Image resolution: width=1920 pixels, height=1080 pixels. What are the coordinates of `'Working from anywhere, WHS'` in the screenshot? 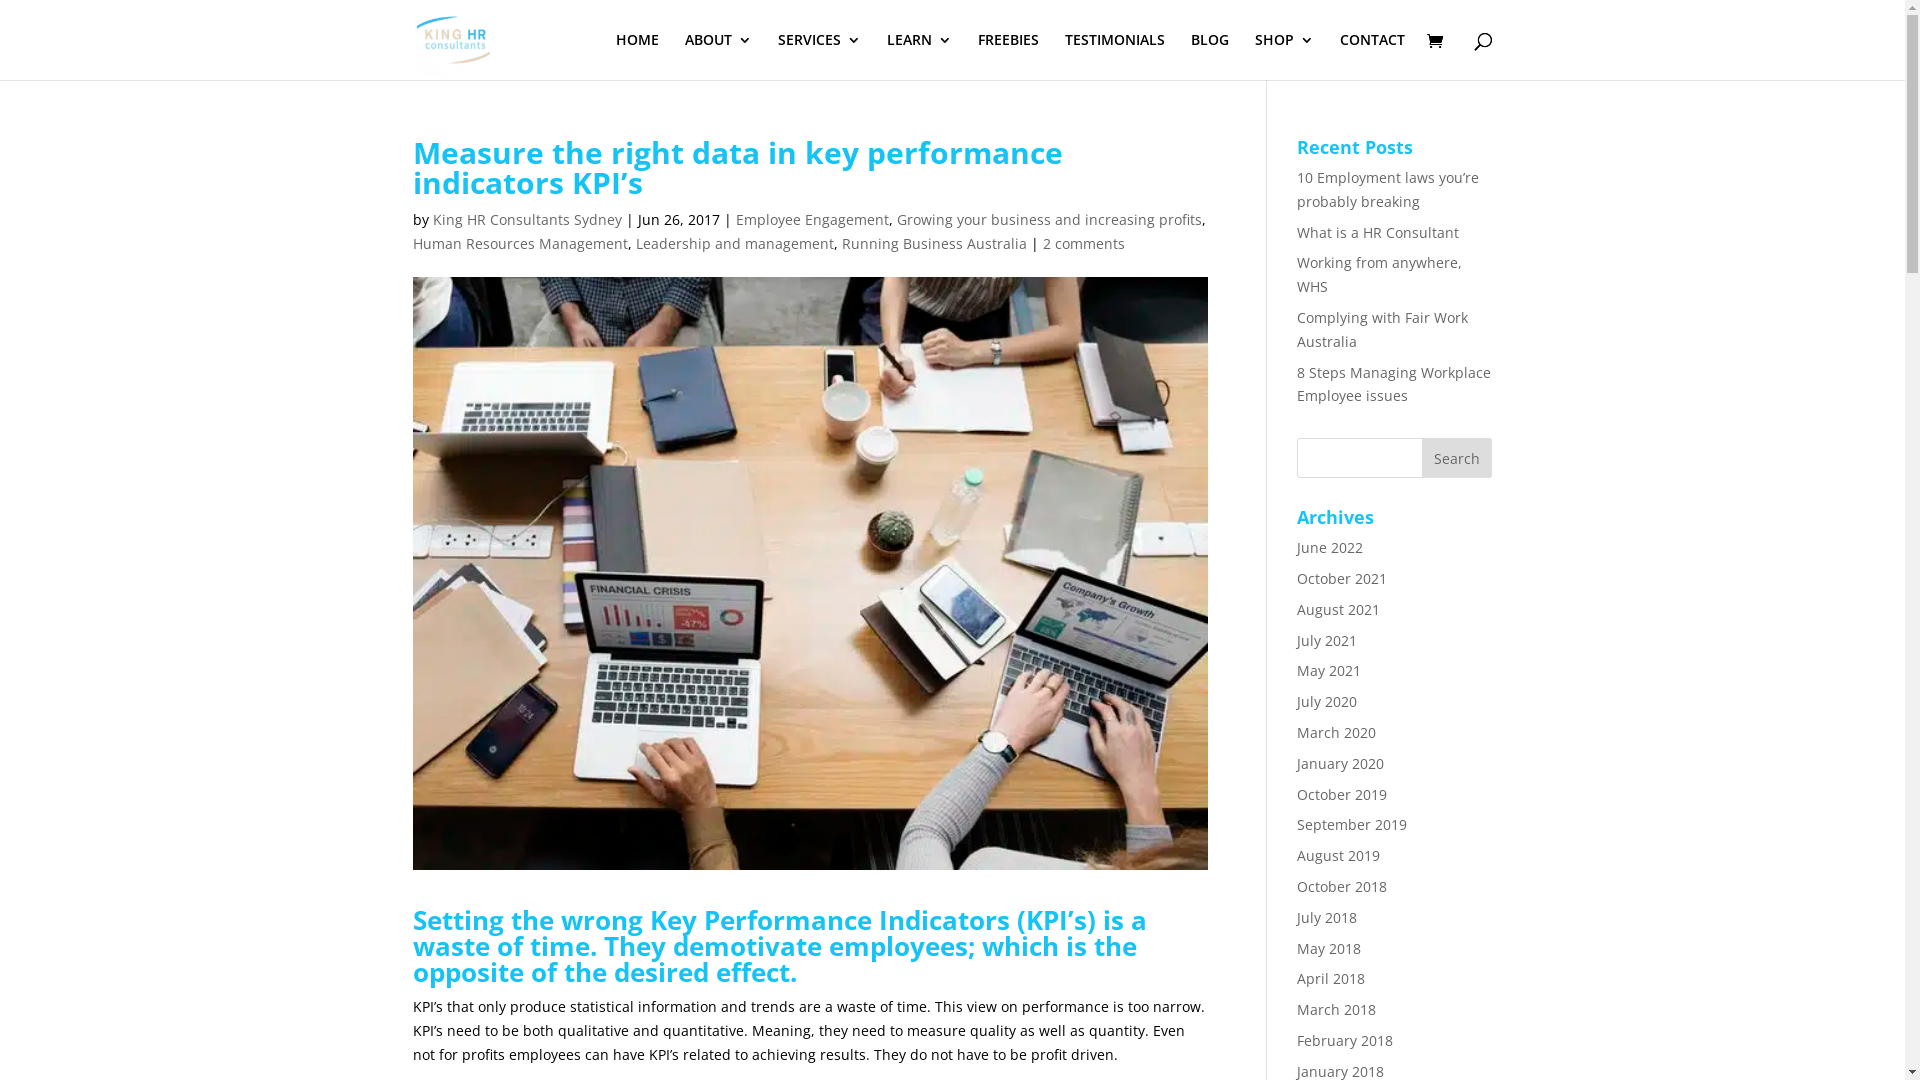 It's located at (1378, 274).